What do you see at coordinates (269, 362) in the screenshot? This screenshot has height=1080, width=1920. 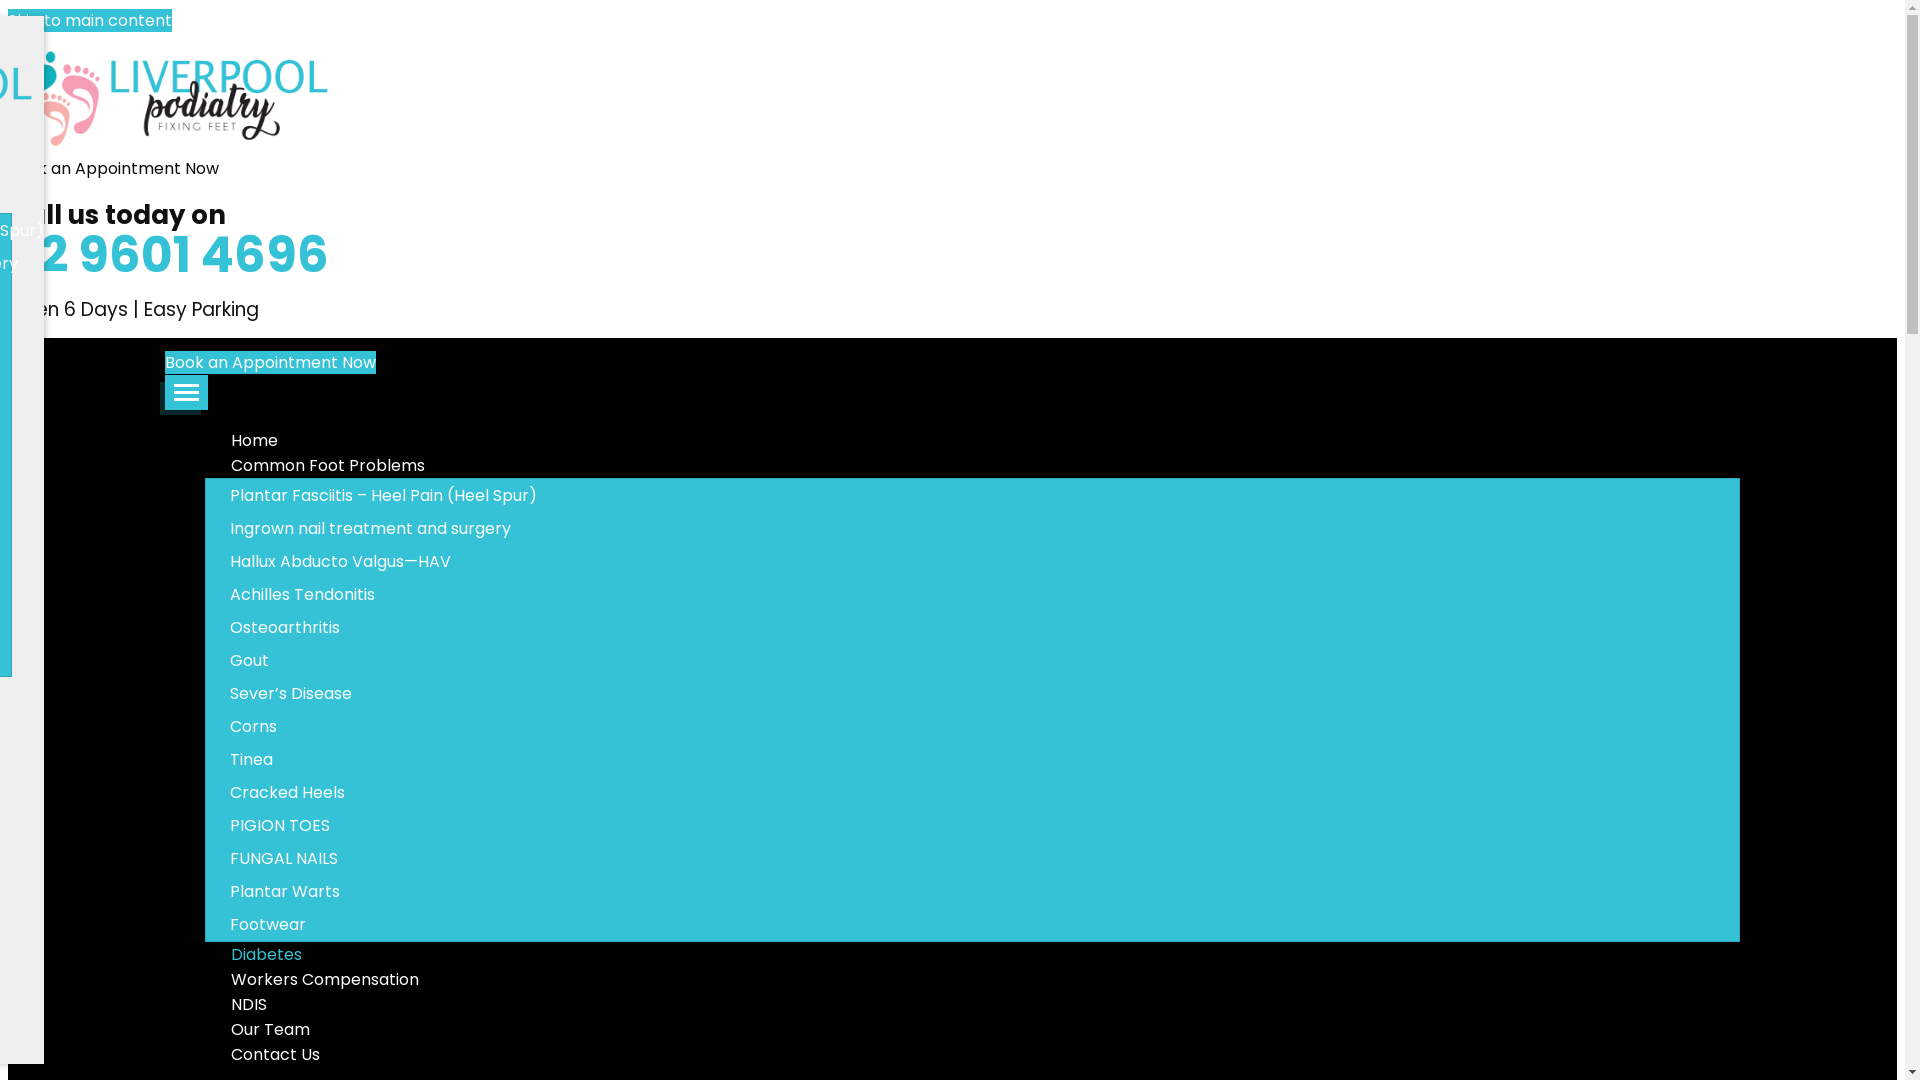 I see `'Book an Appointment Now'` at bounding box center [269, 362].